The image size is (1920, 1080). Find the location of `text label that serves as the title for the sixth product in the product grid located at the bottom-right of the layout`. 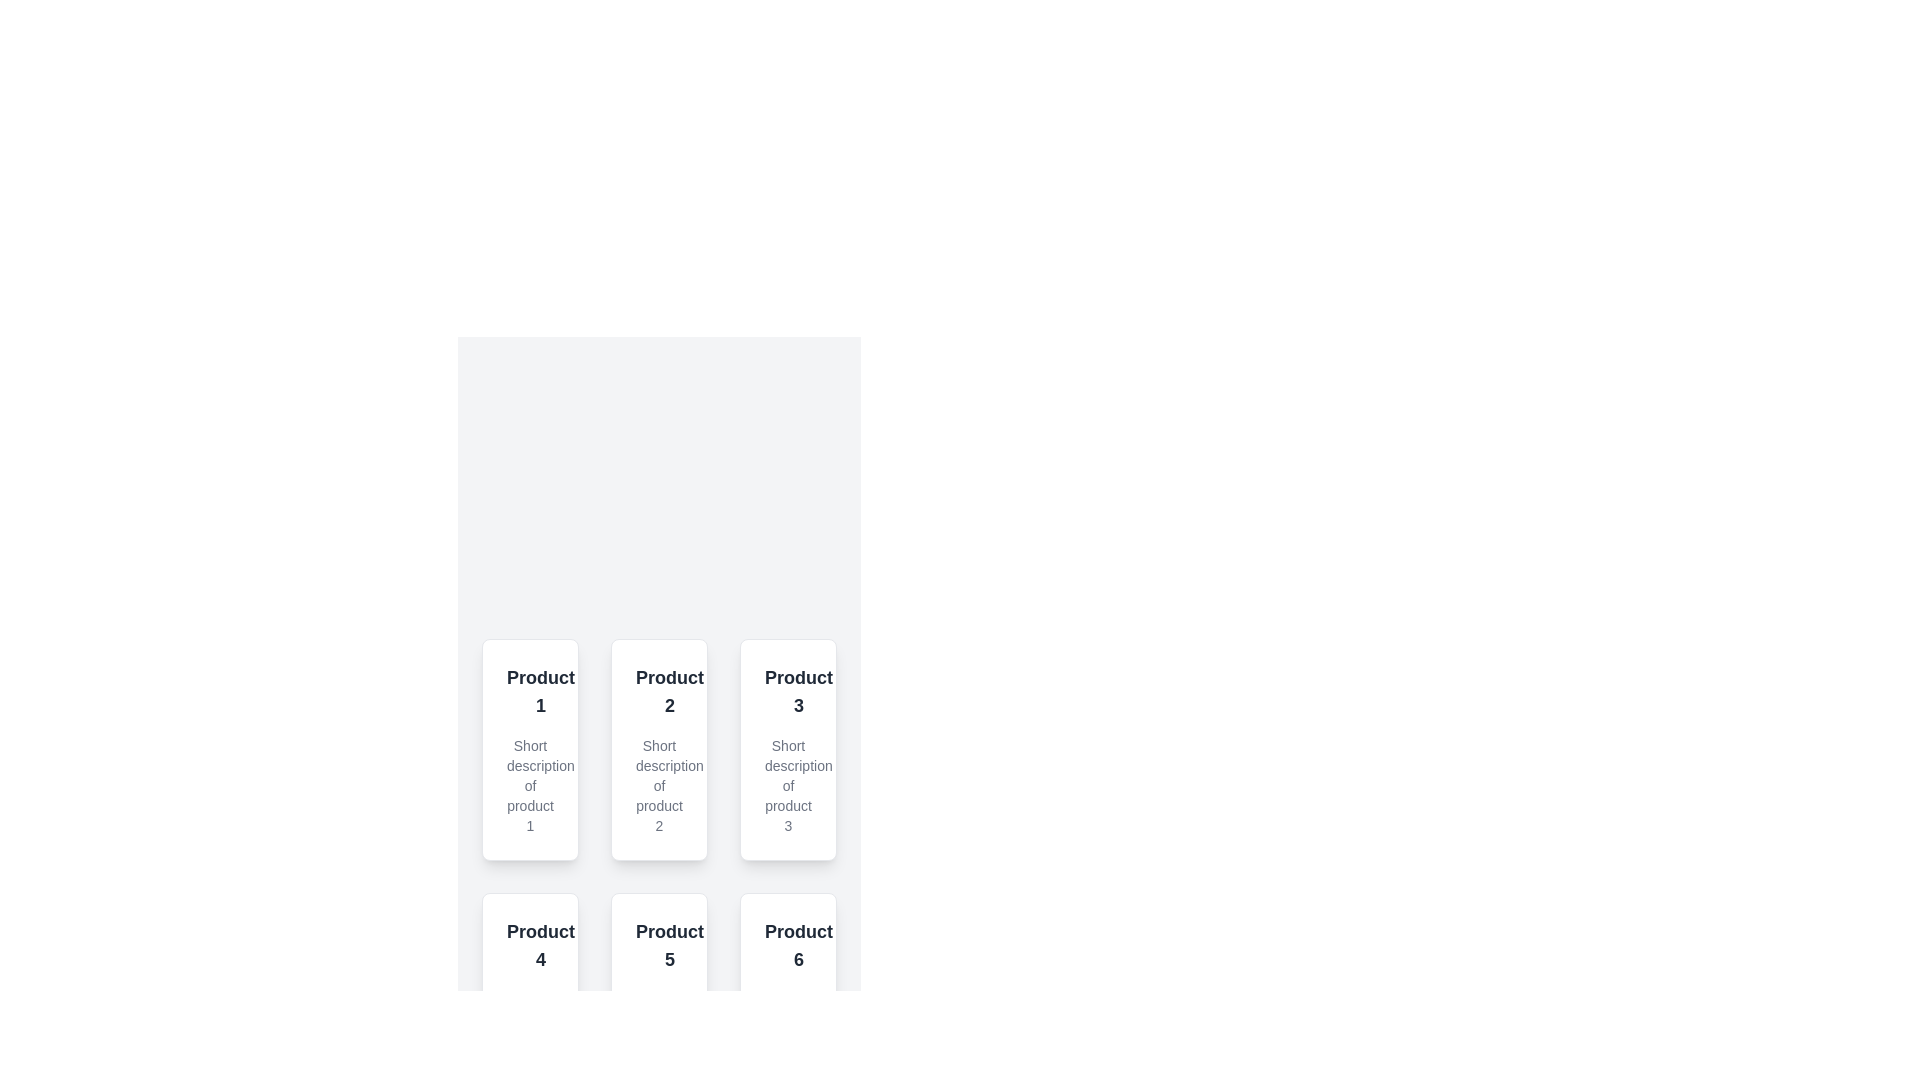

text label that serves as the title for the sixth product in the product grid located at the bottom-right of the layout is located at coordinates (798, 945).